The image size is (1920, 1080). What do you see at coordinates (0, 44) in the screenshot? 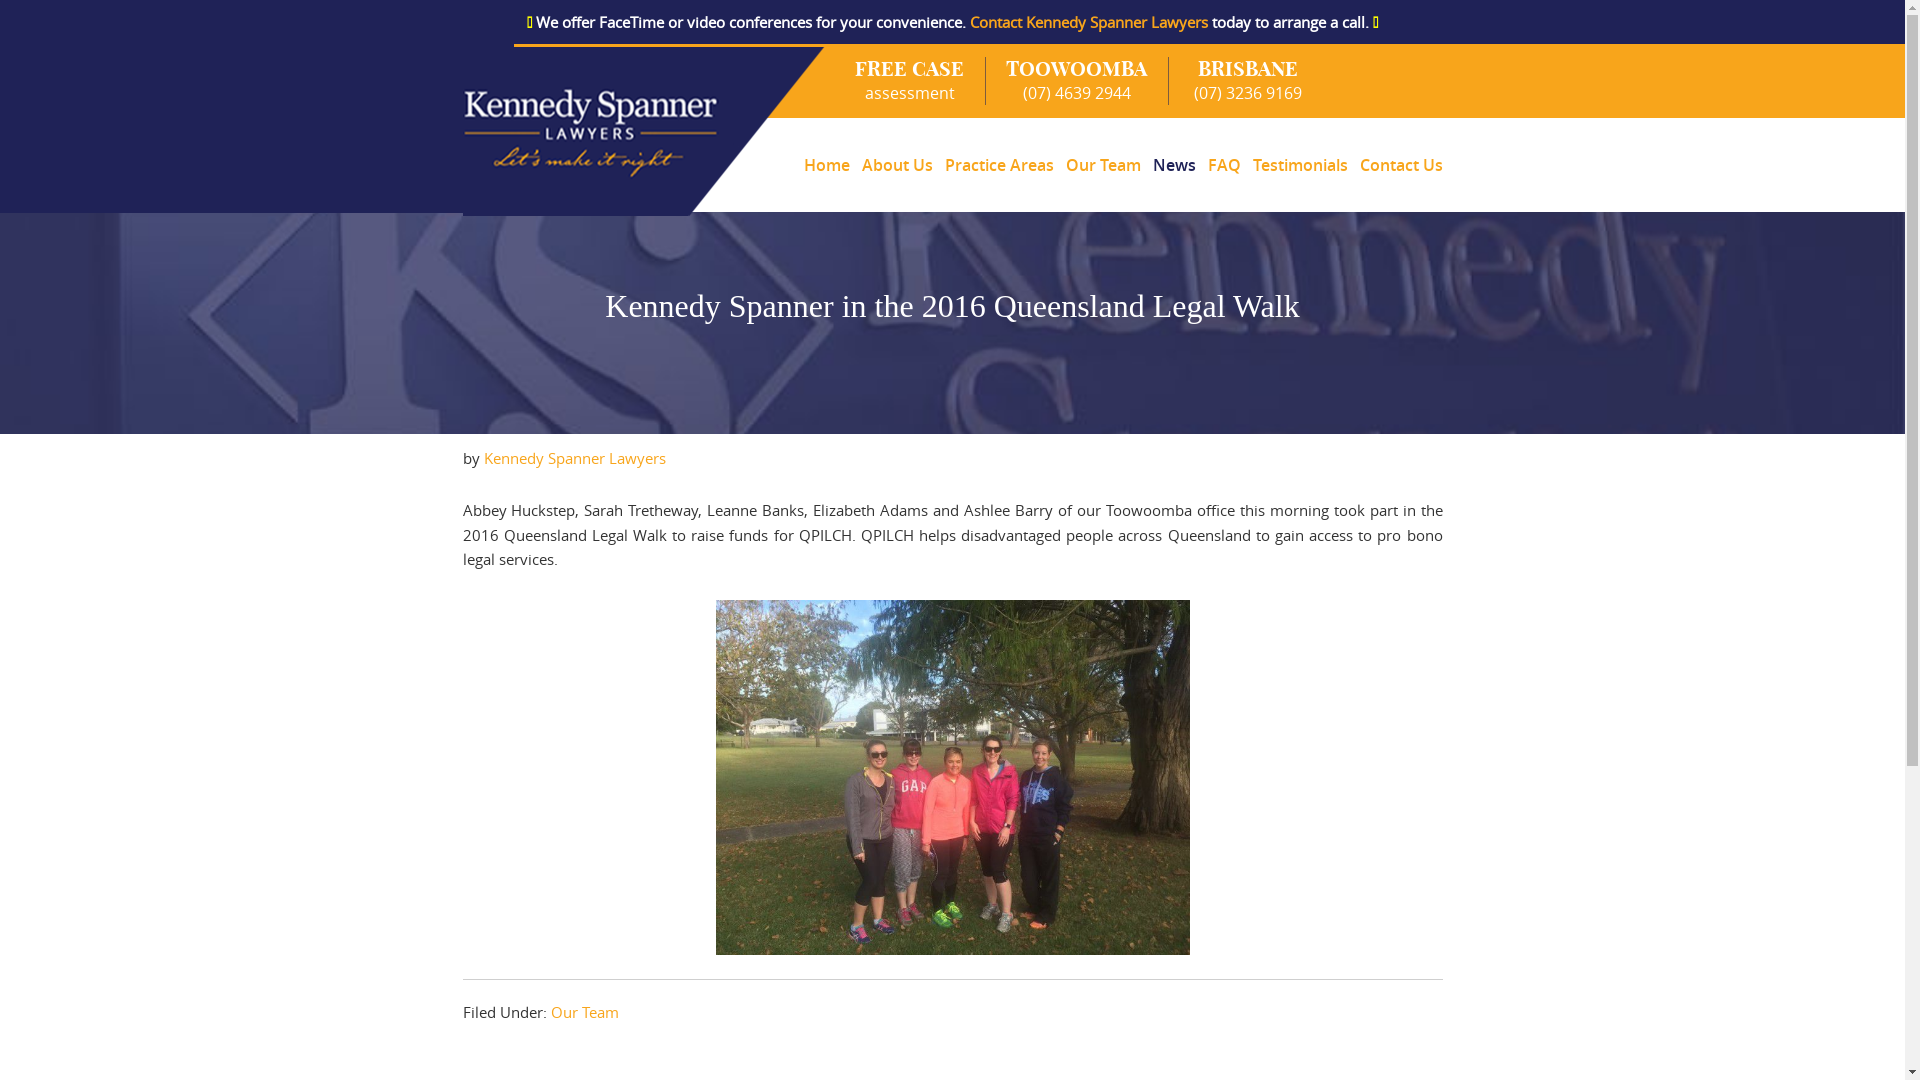
I see `'Skip to primary navigation'` at bounding box center [0, 44].